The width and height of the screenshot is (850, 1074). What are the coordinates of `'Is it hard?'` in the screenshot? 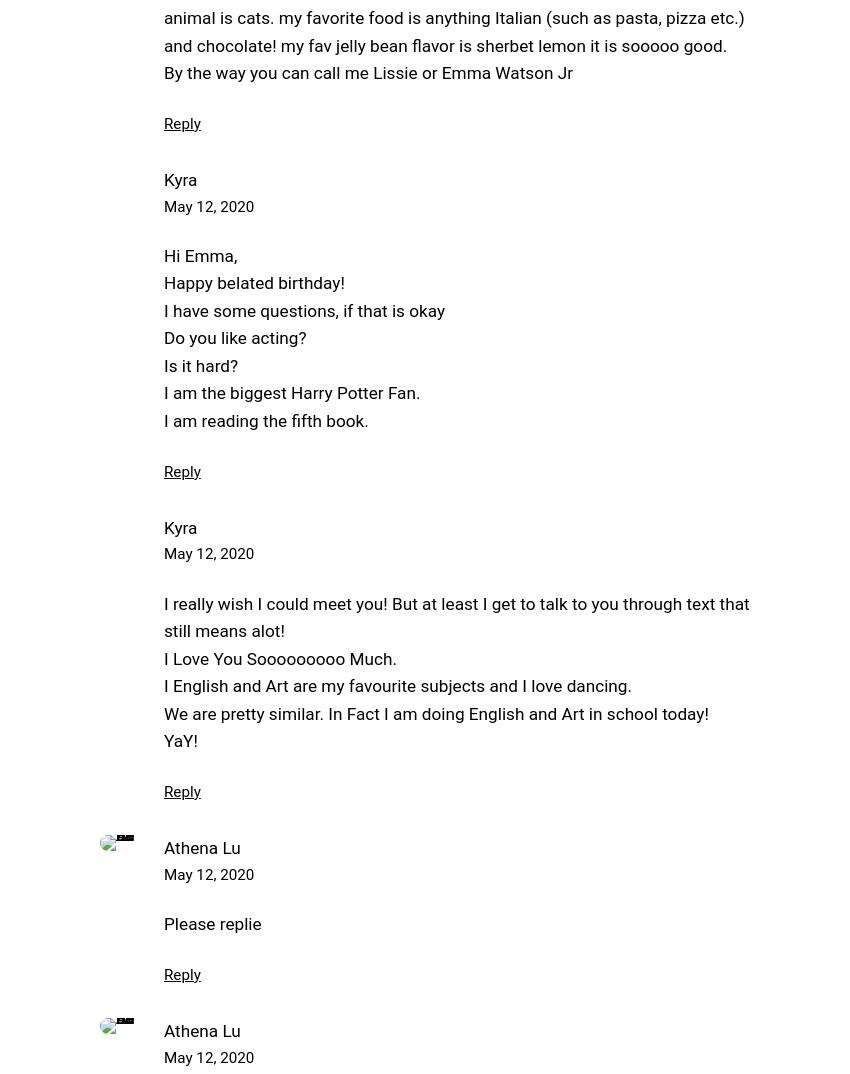 It's located at (200, 364).